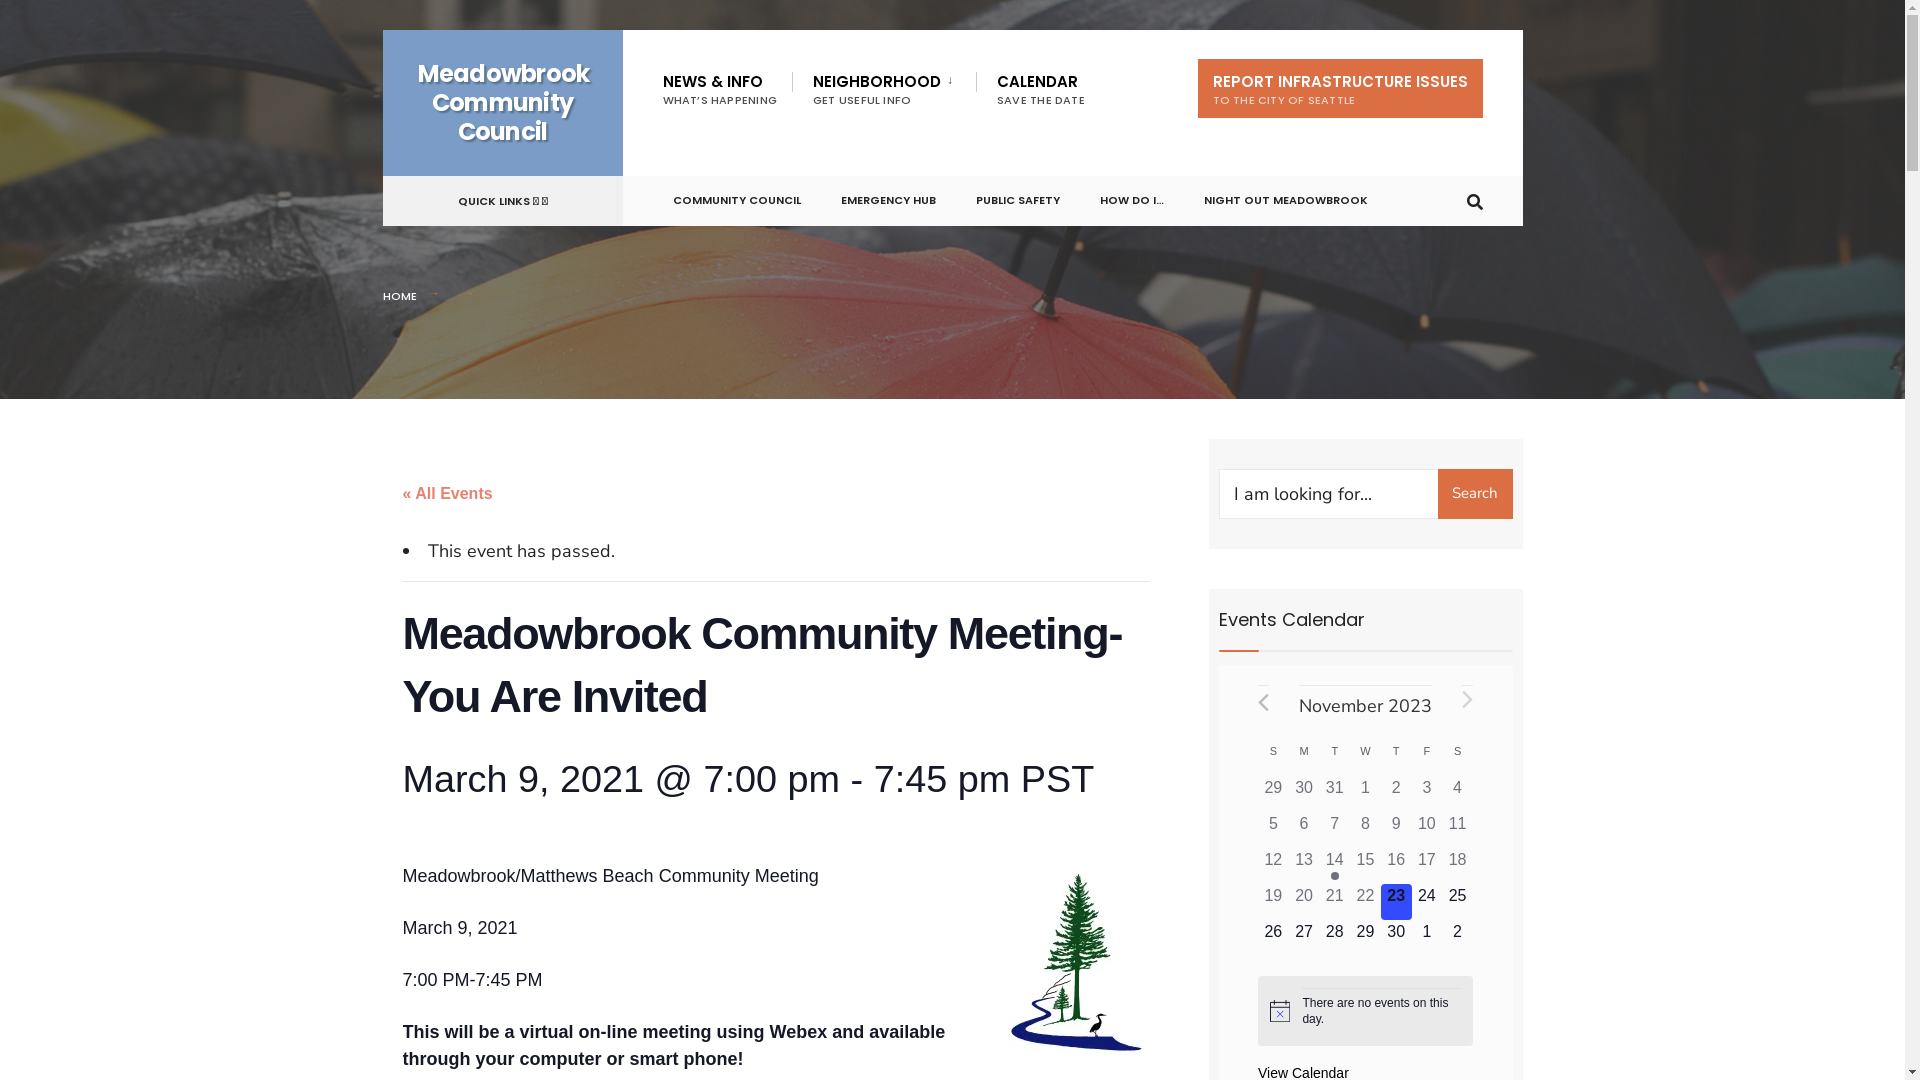  What do you see at coordinates (1475, 493) in the screenshot?
I see `'Search'` at bounding box center [1475, 493].